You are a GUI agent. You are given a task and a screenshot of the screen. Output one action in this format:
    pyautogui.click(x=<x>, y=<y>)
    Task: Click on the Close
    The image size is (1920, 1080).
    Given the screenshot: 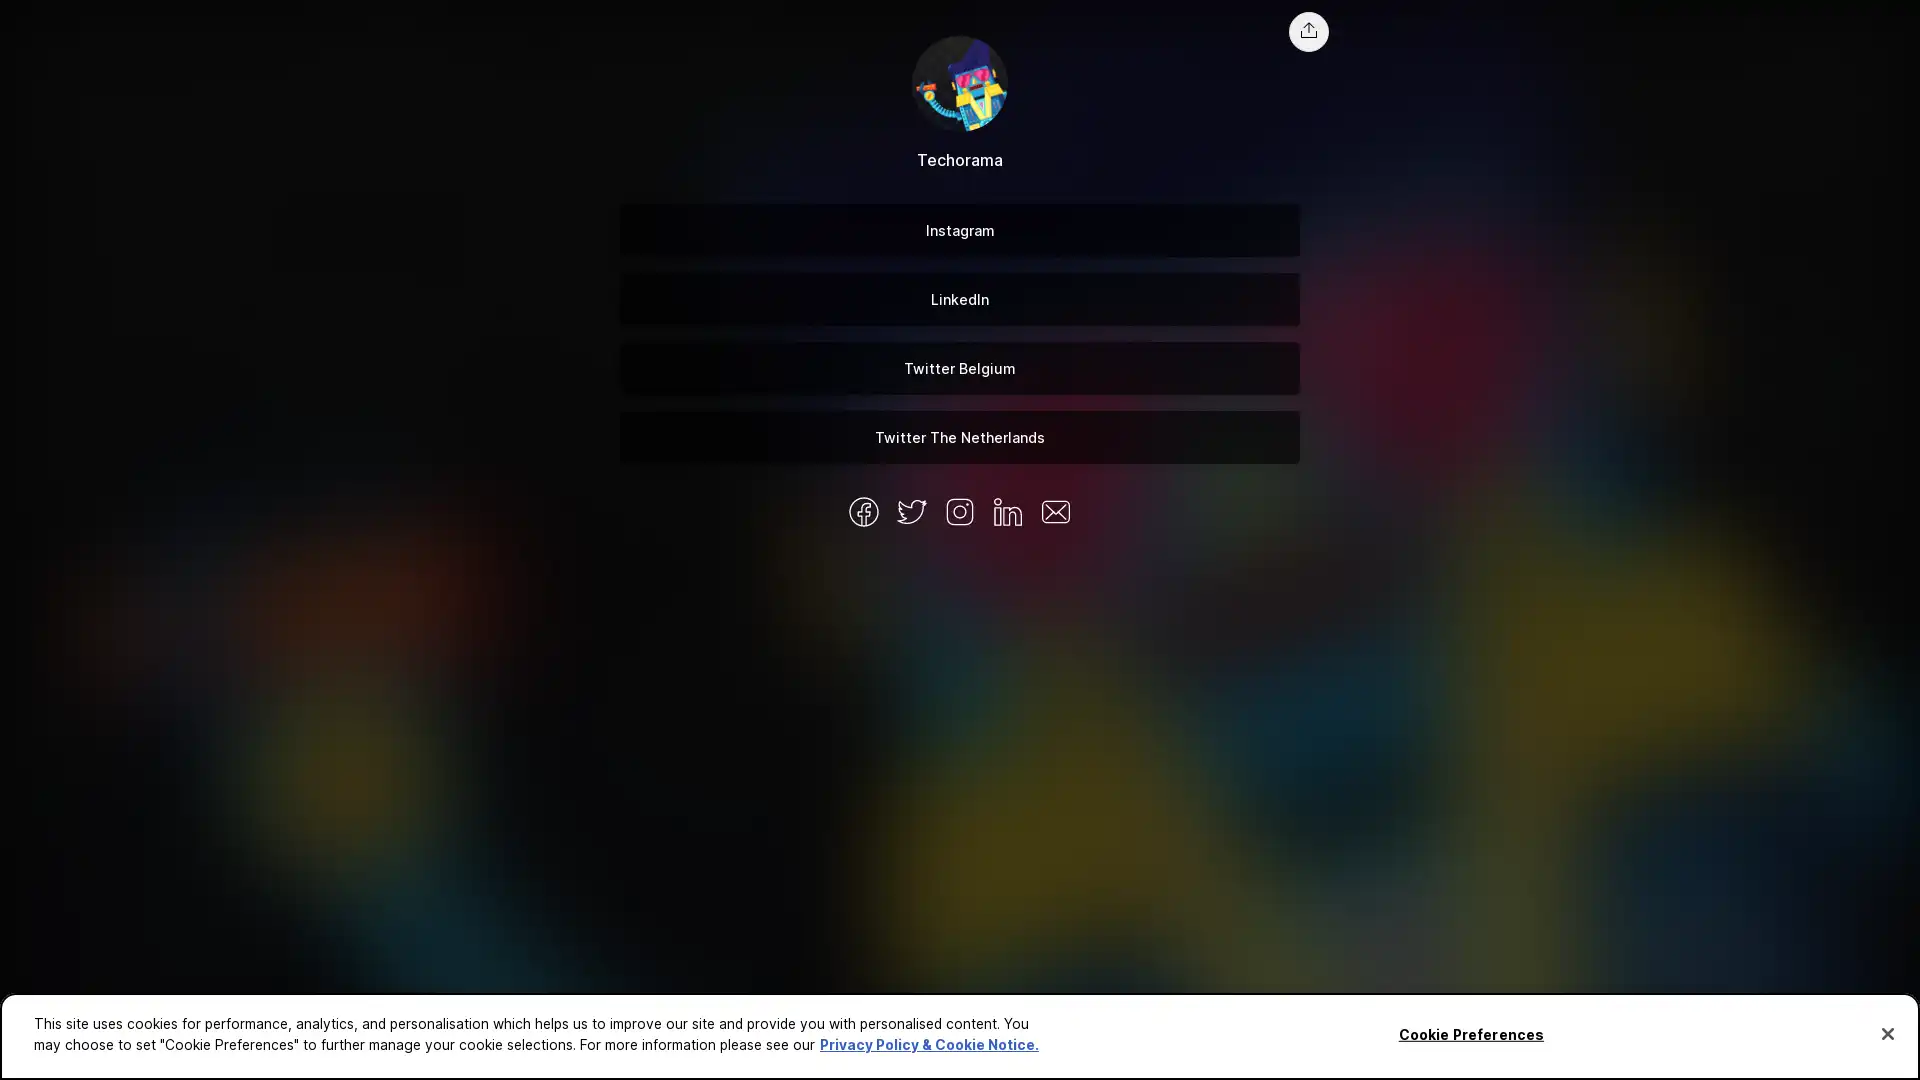 What is the action you would take?
    pyautogui.click(x=1886, y=1033)
    